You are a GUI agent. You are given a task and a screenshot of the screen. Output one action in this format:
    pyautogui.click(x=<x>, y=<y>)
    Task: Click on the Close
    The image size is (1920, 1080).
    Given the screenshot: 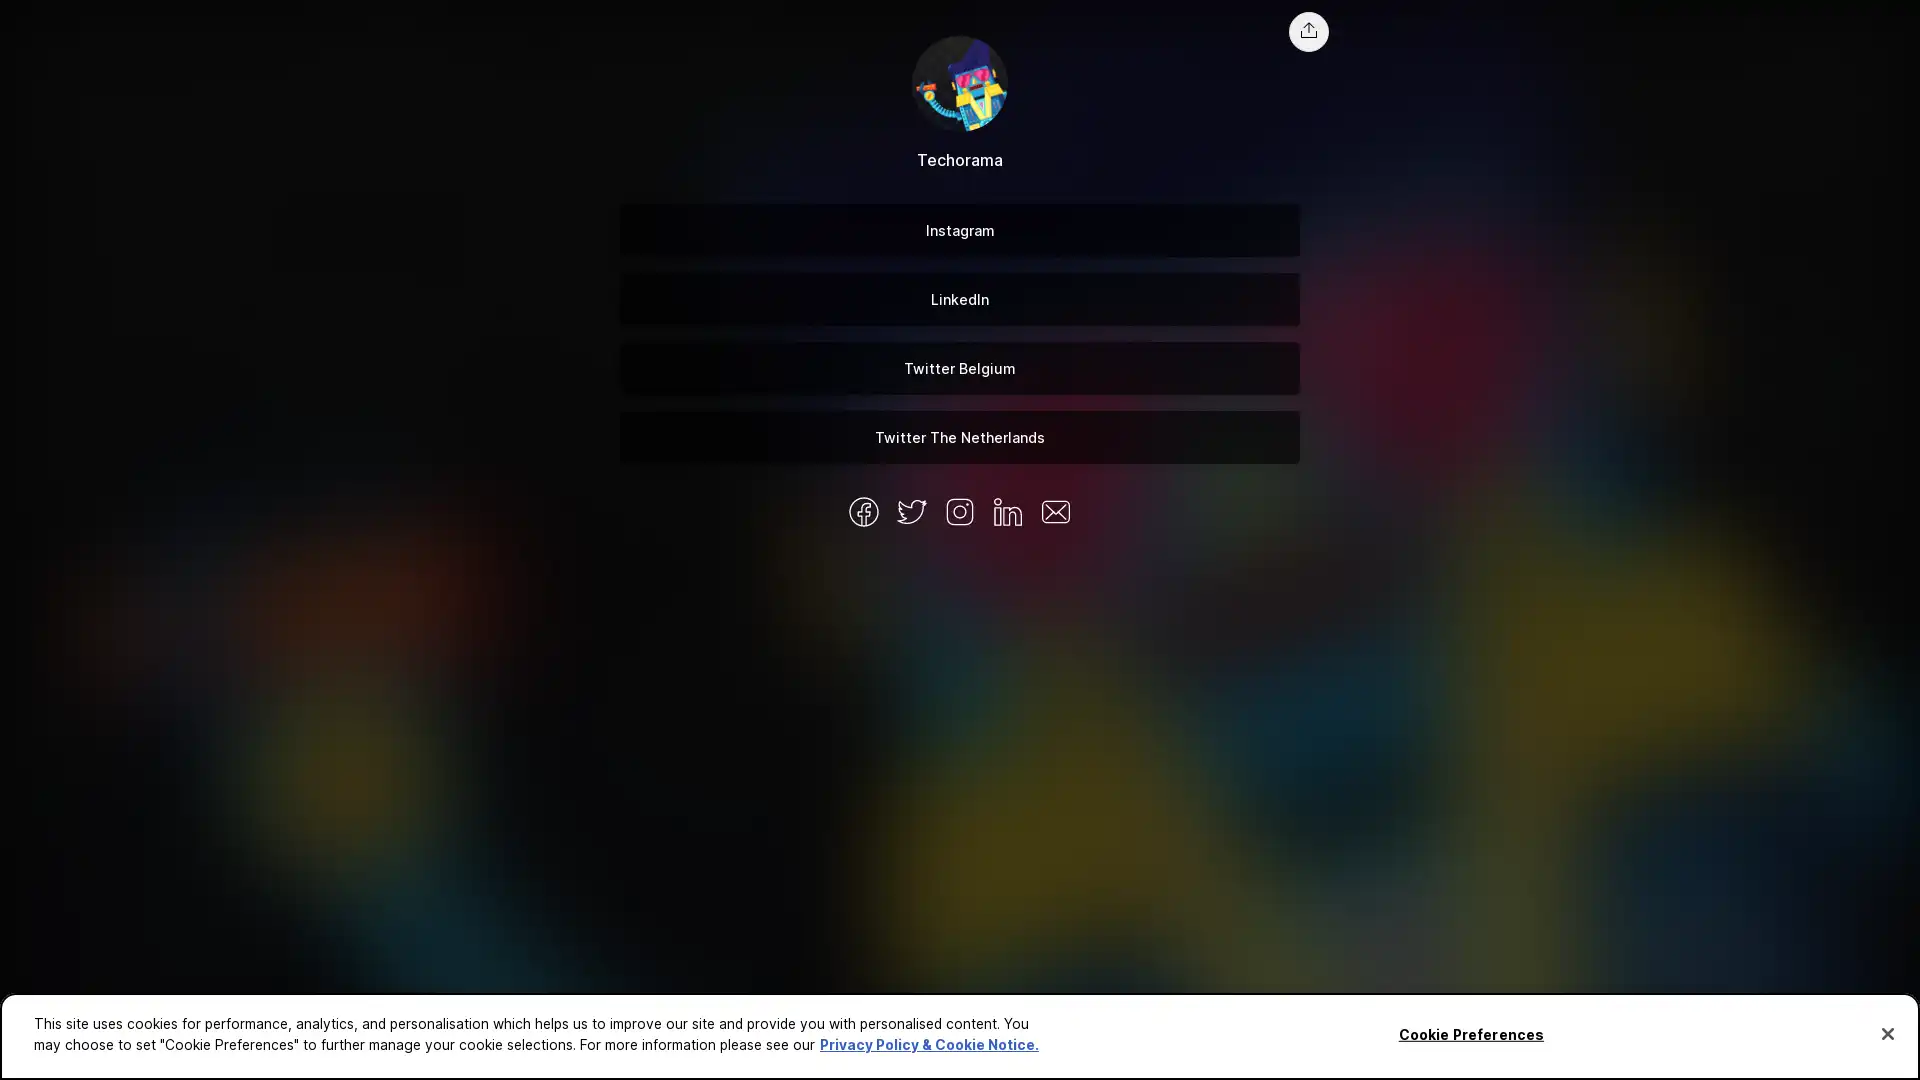 What is the action you would take?
    pyautogui.click(x=1886, y=1033)
    